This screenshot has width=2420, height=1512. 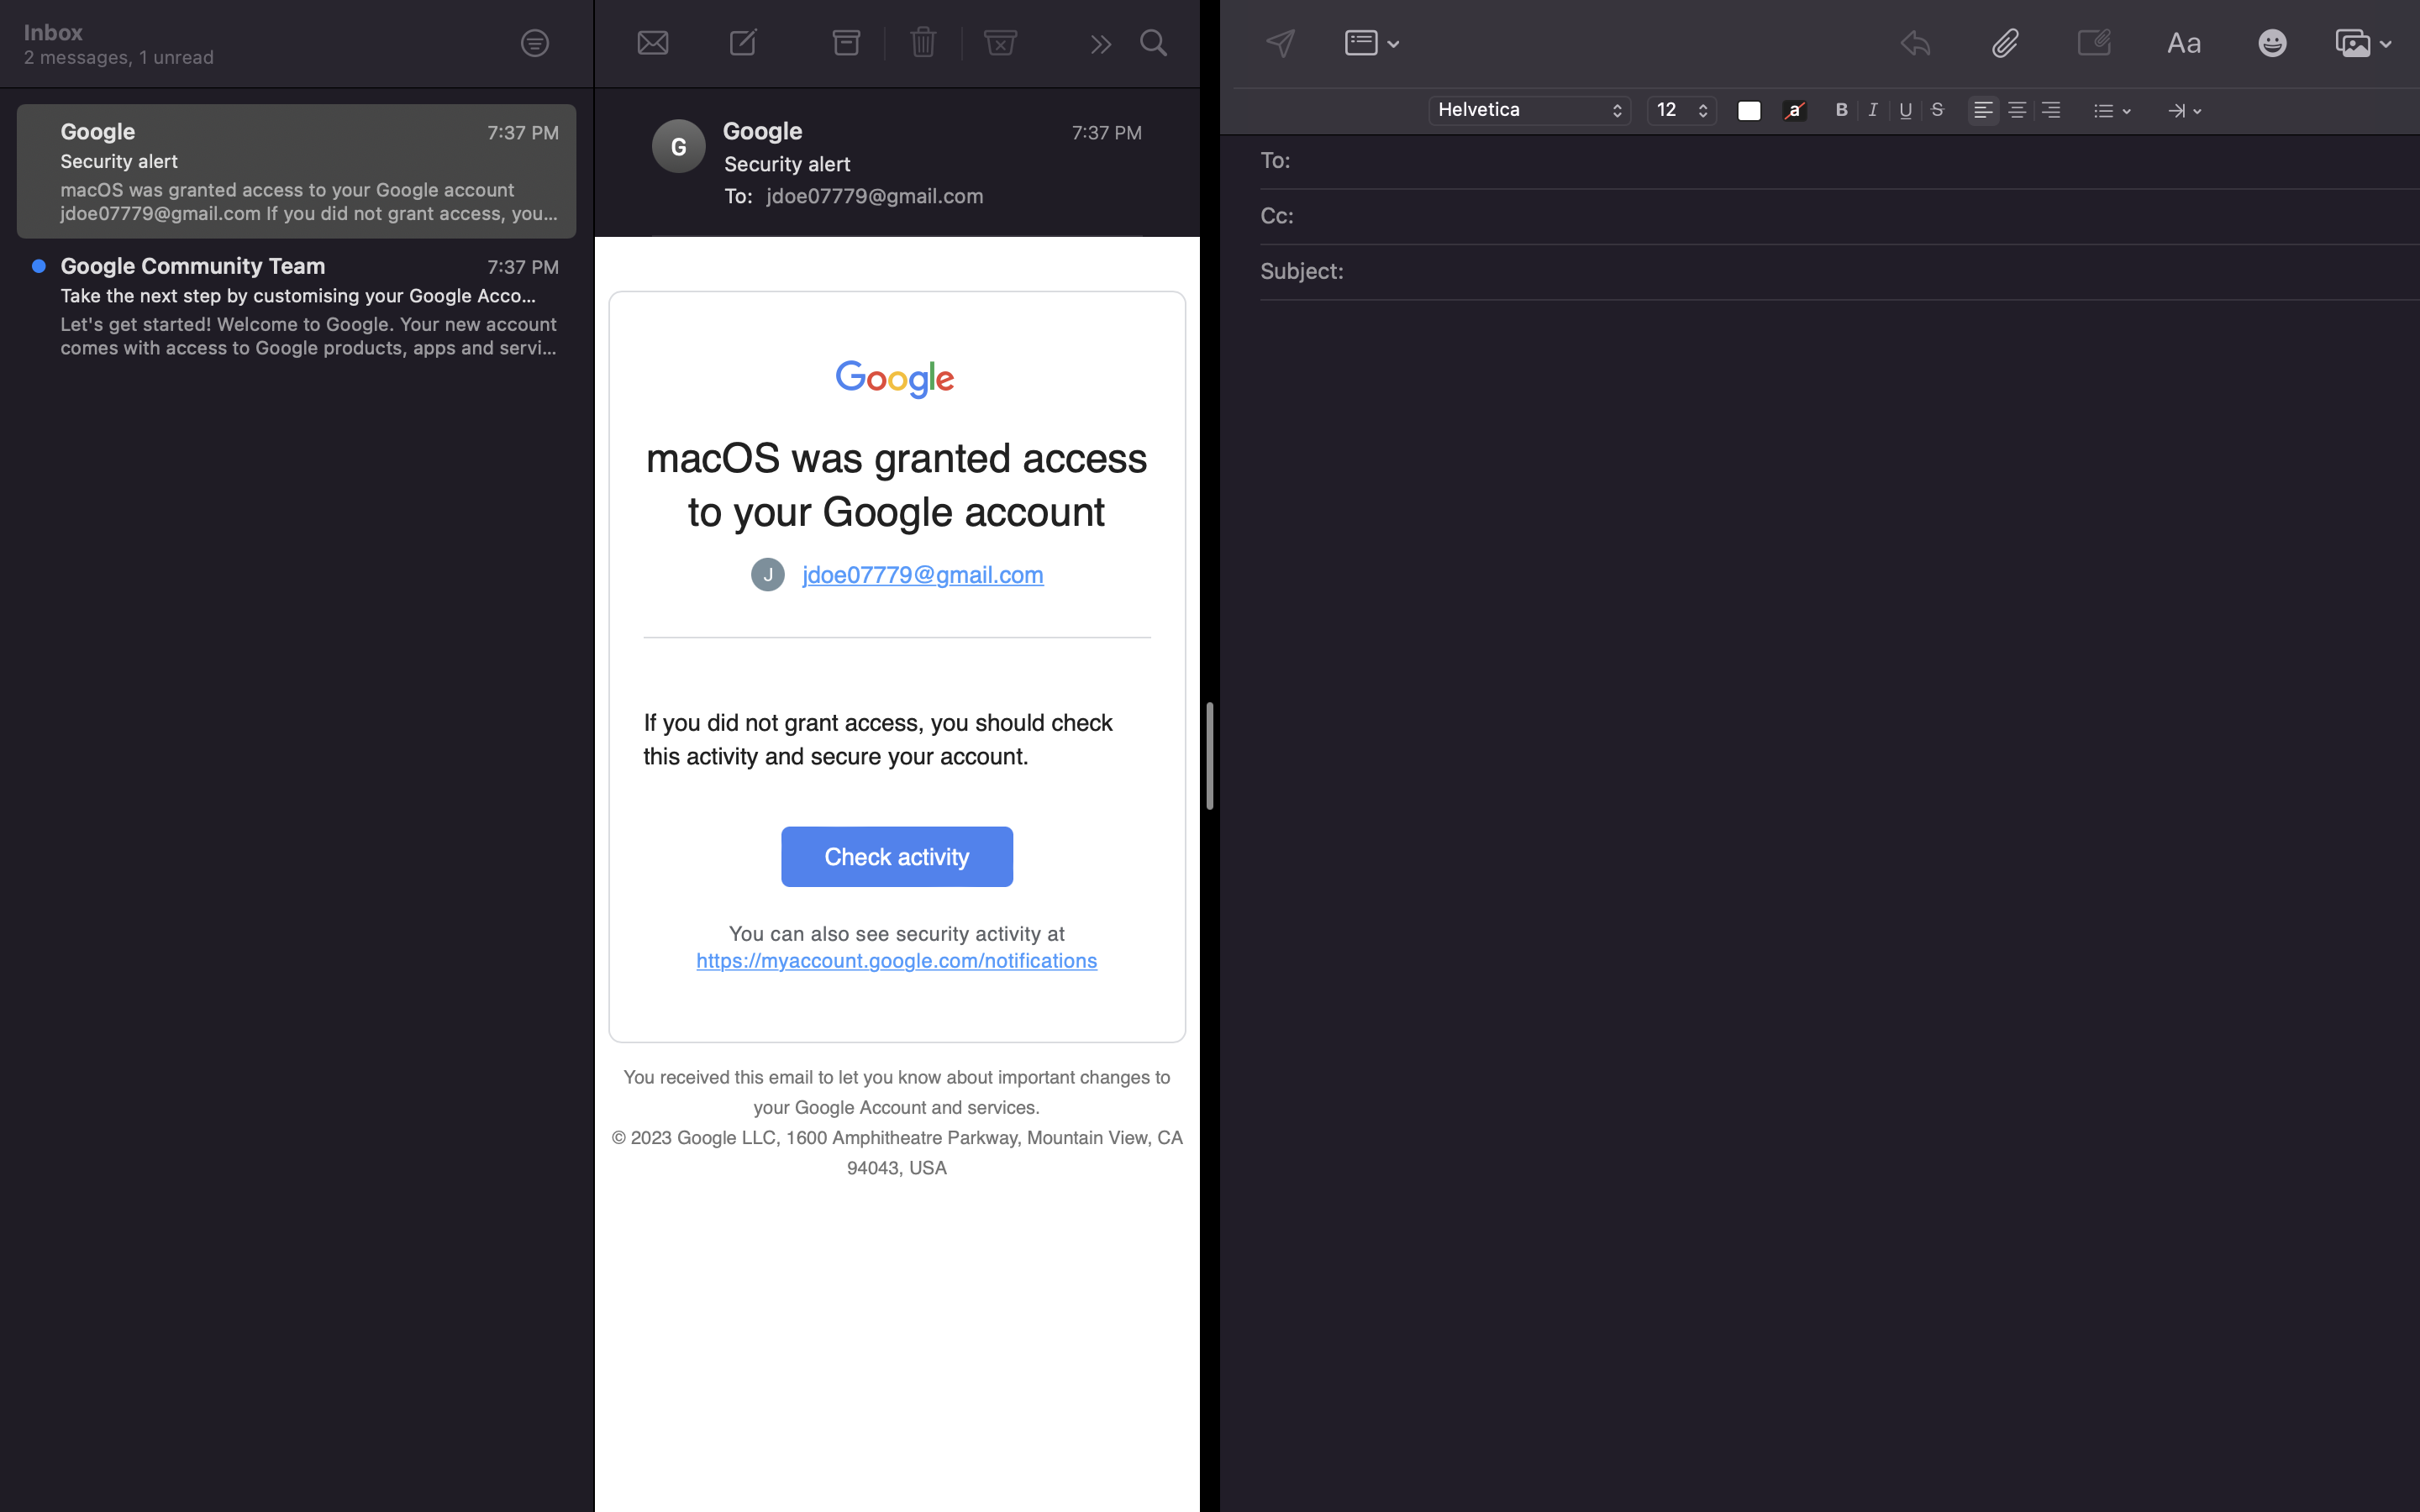 I want to click on bold styling to text and adjust to font size 14, so click(x=1842, y=108).